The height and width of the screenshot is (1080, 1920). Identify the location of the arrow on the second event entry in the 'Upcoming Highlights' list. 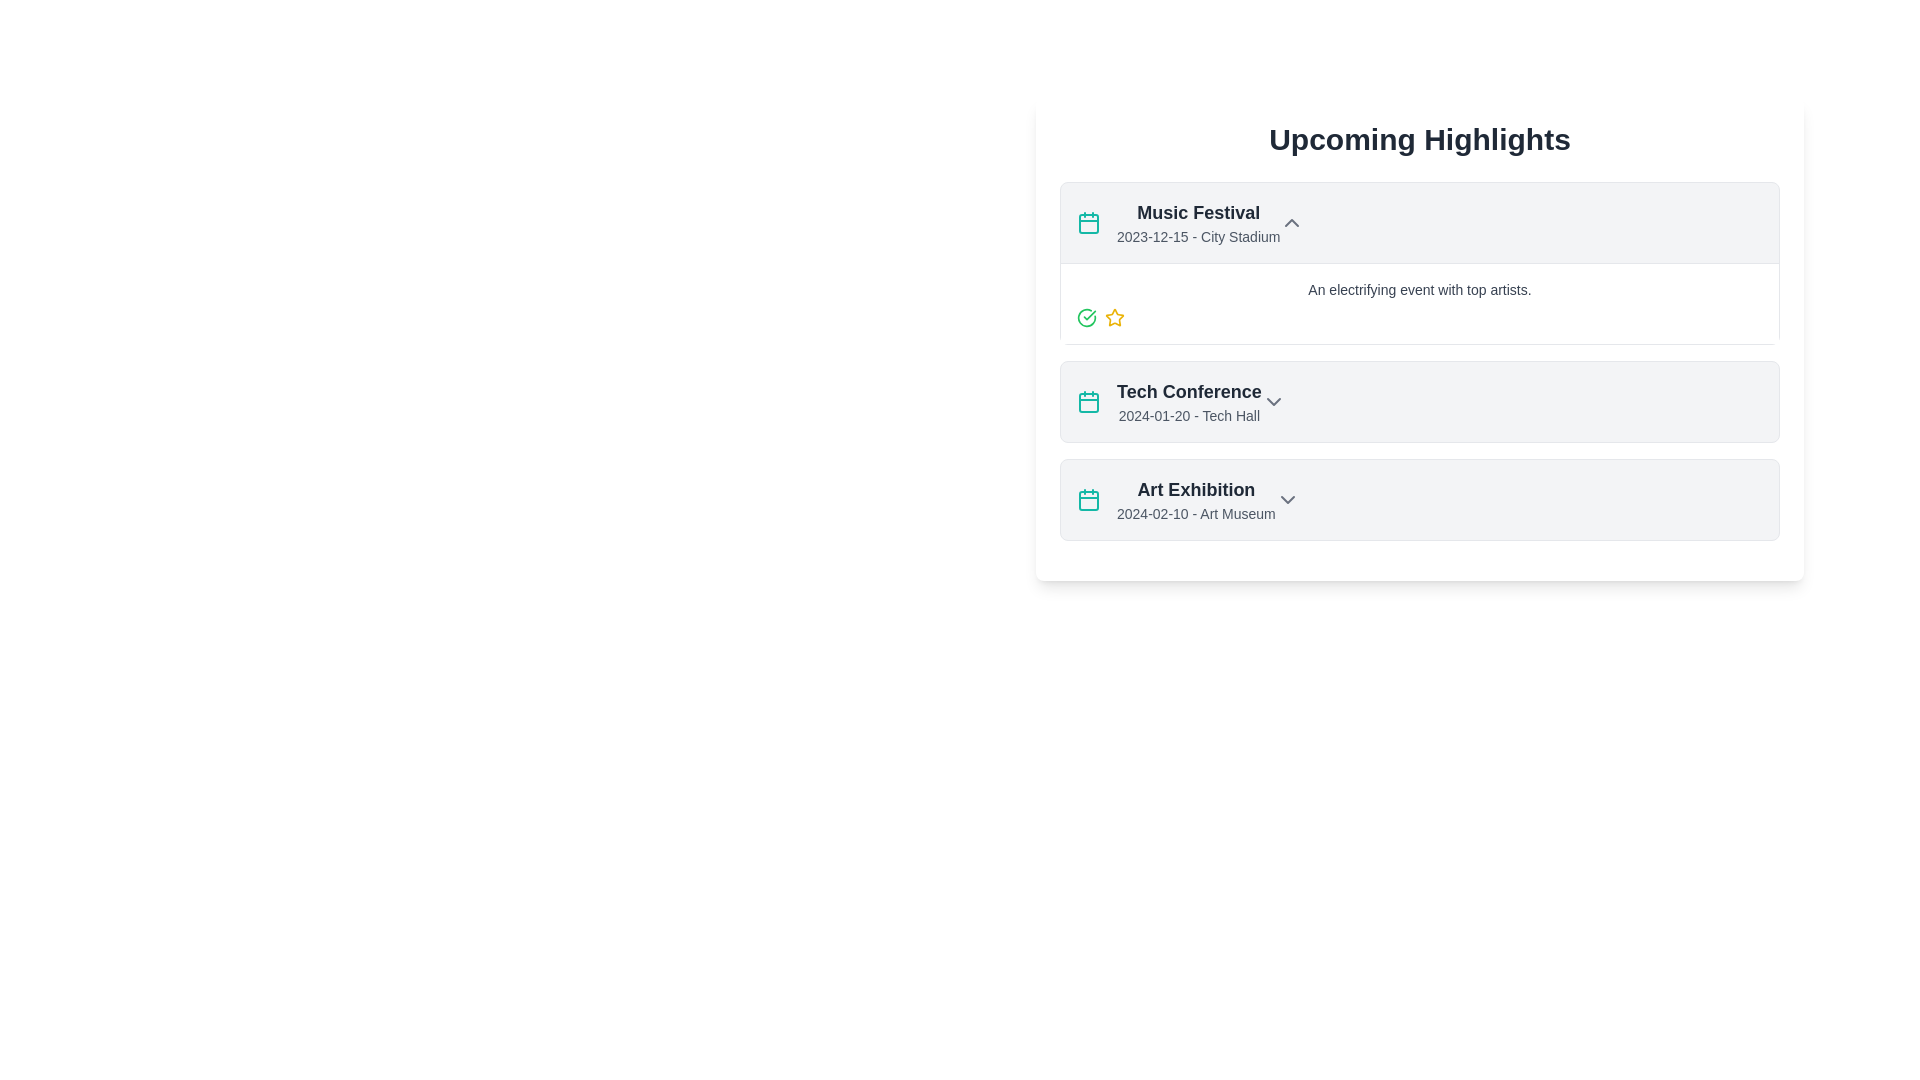
(1419, 401).